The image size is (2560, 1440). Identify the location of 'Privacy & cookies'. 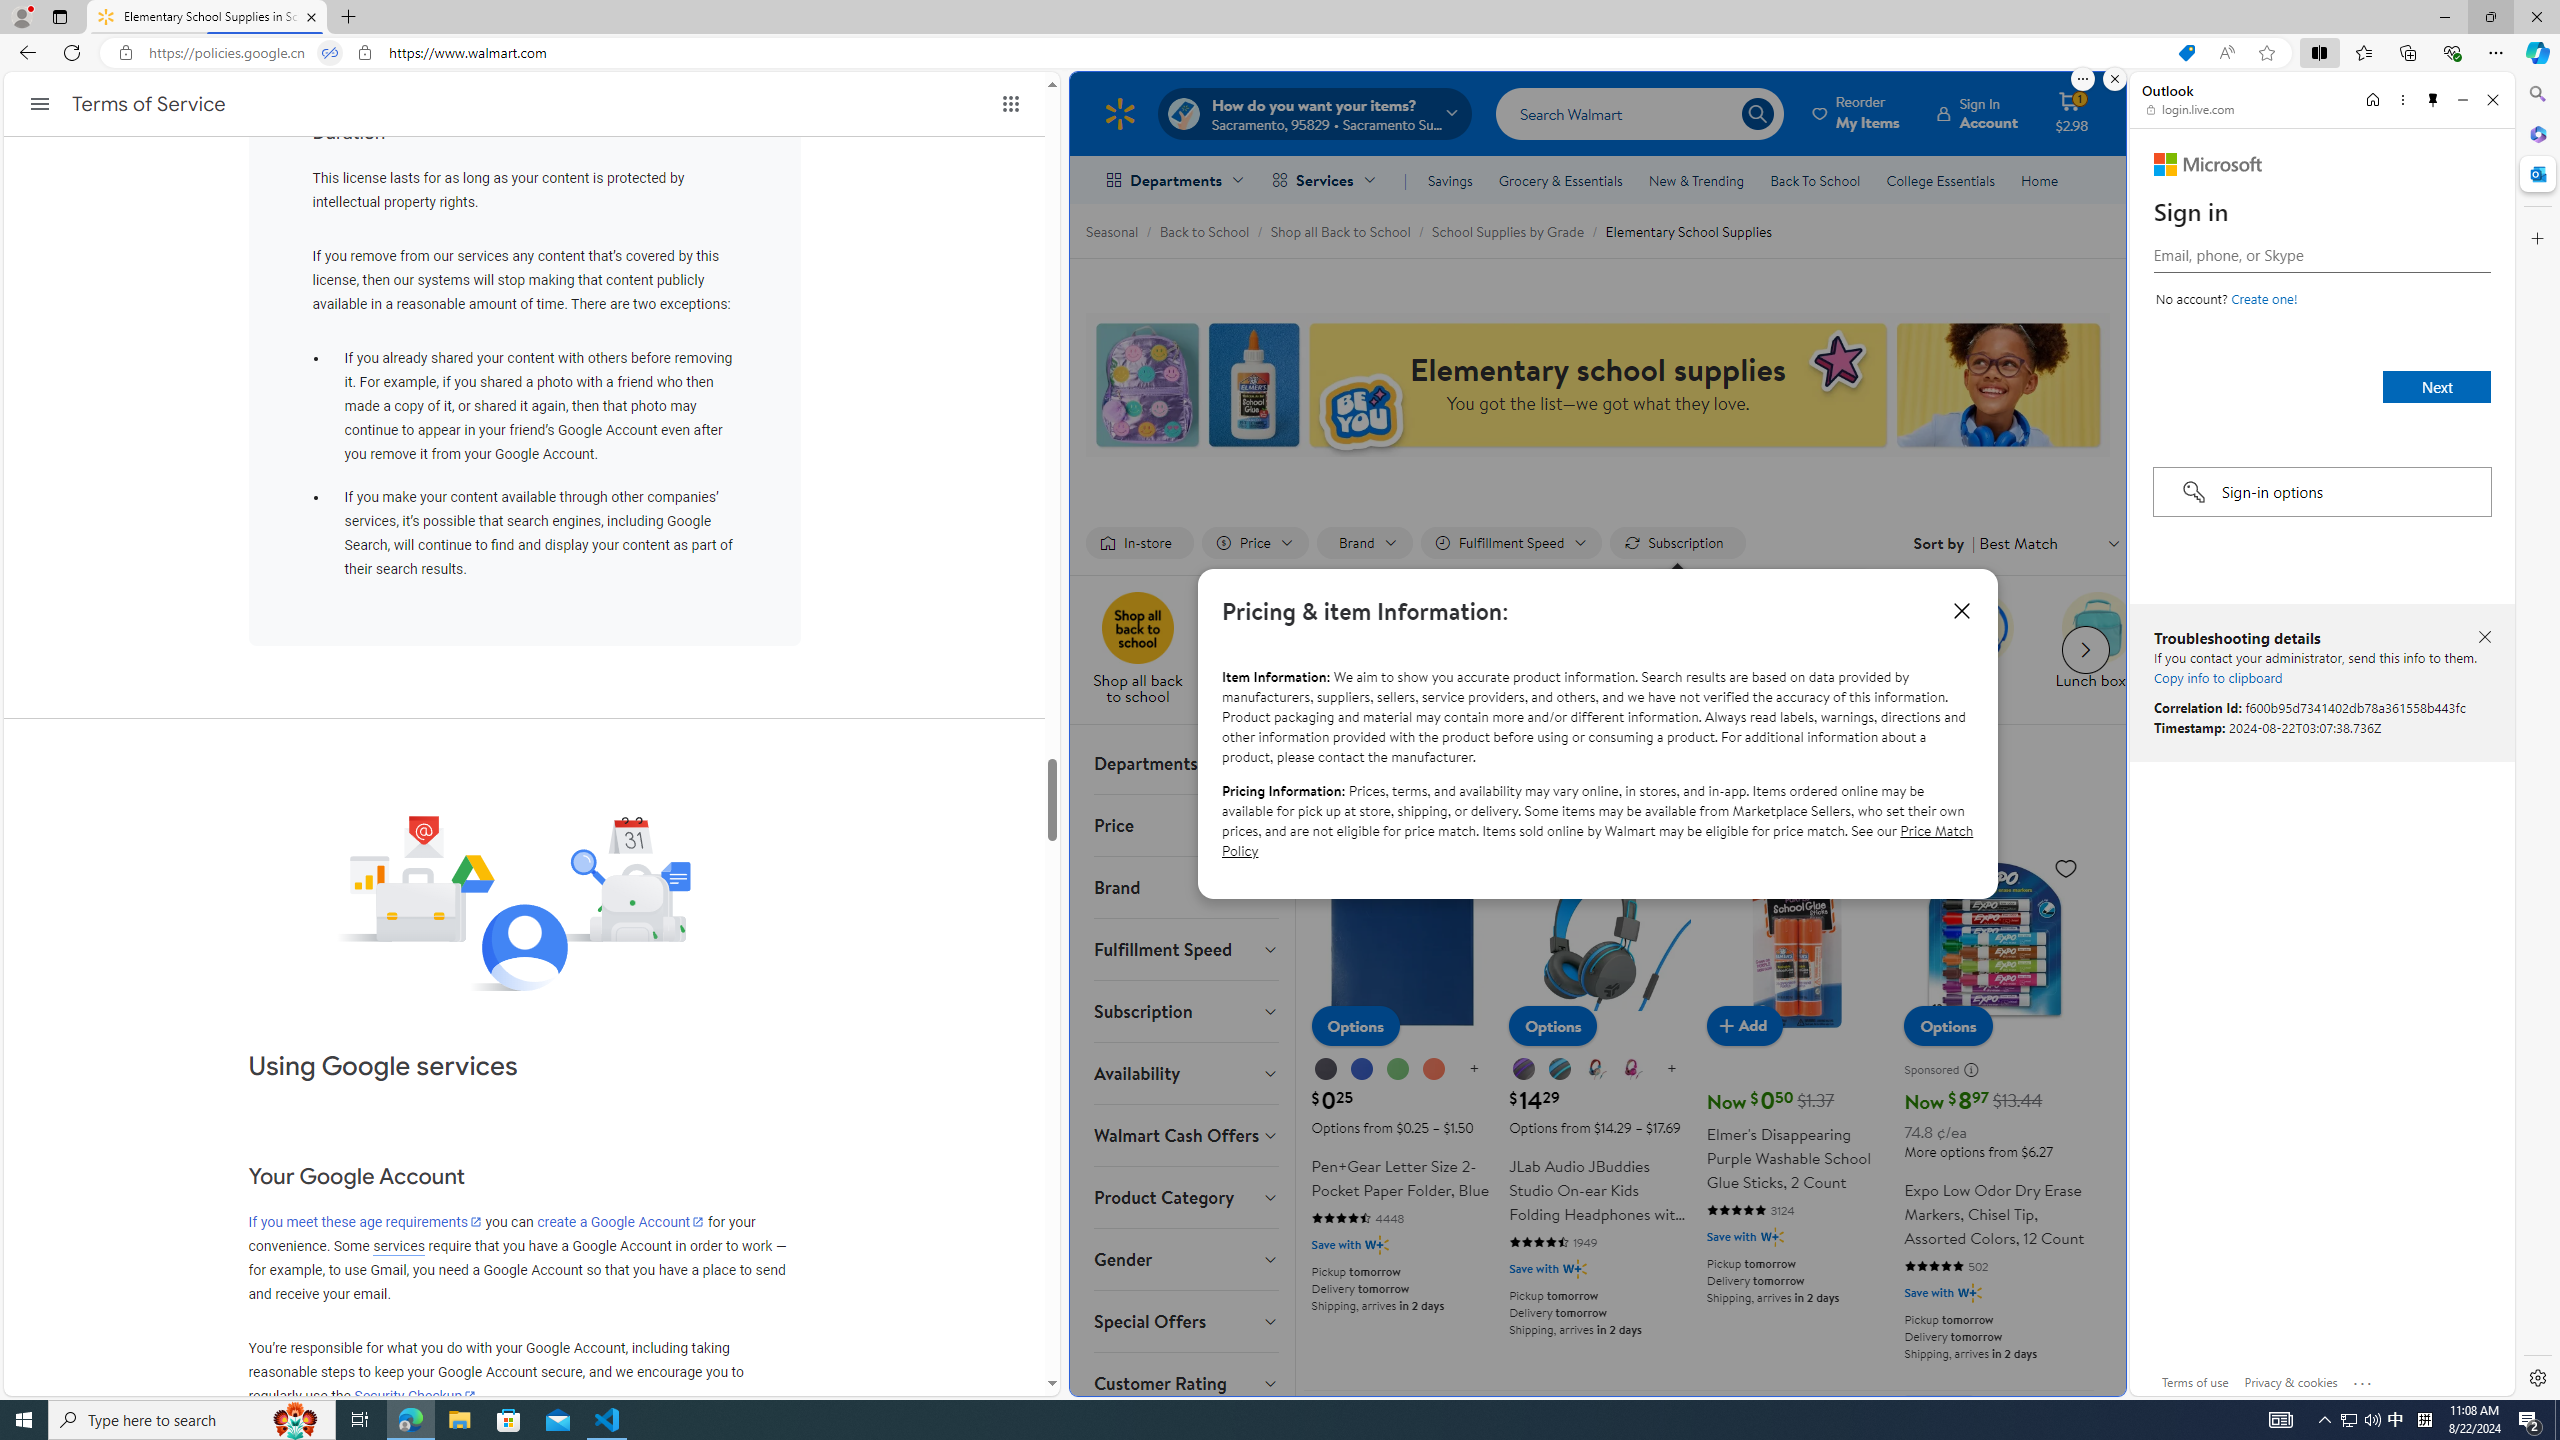
(2290, 1380).